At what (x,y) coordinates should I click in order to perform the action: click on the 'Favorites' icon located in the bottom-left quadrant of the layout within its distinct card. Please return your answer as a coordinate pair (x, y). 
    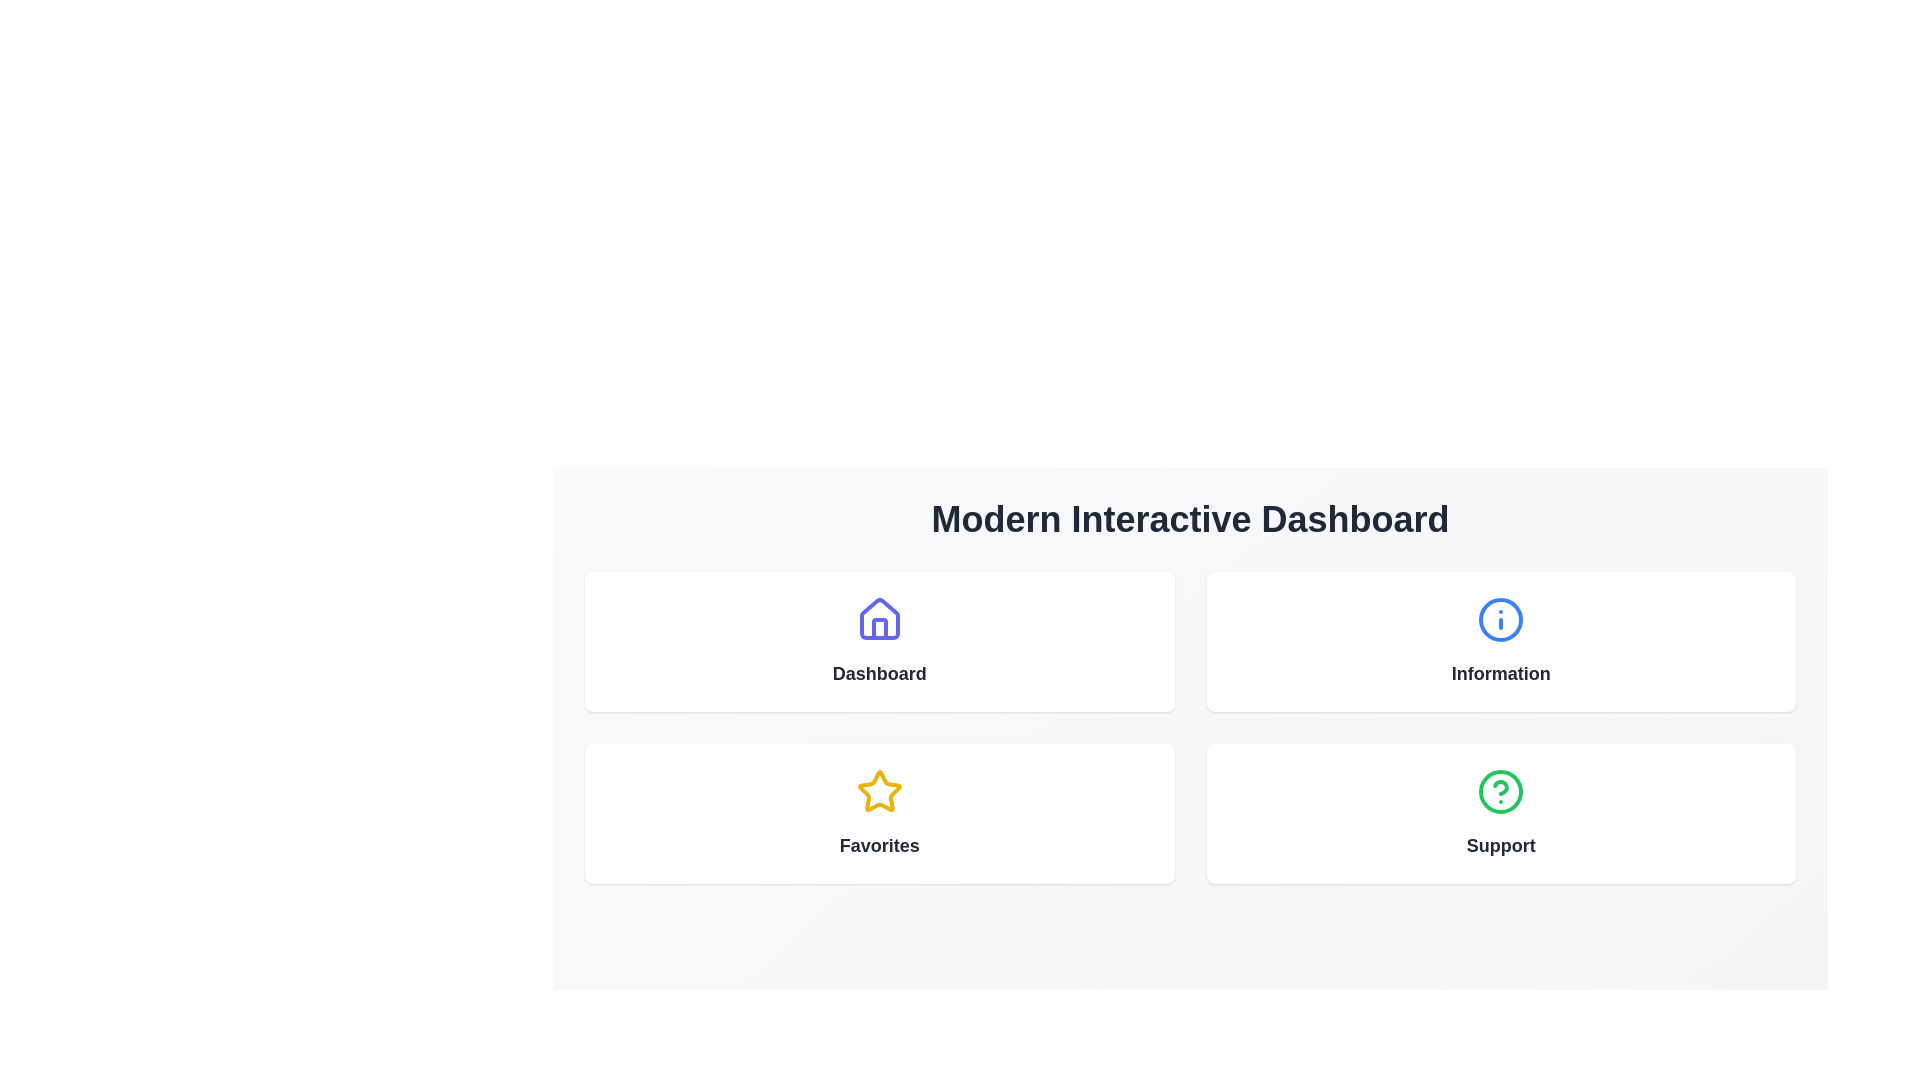
    Looking at the image, I should click on (879, 790).